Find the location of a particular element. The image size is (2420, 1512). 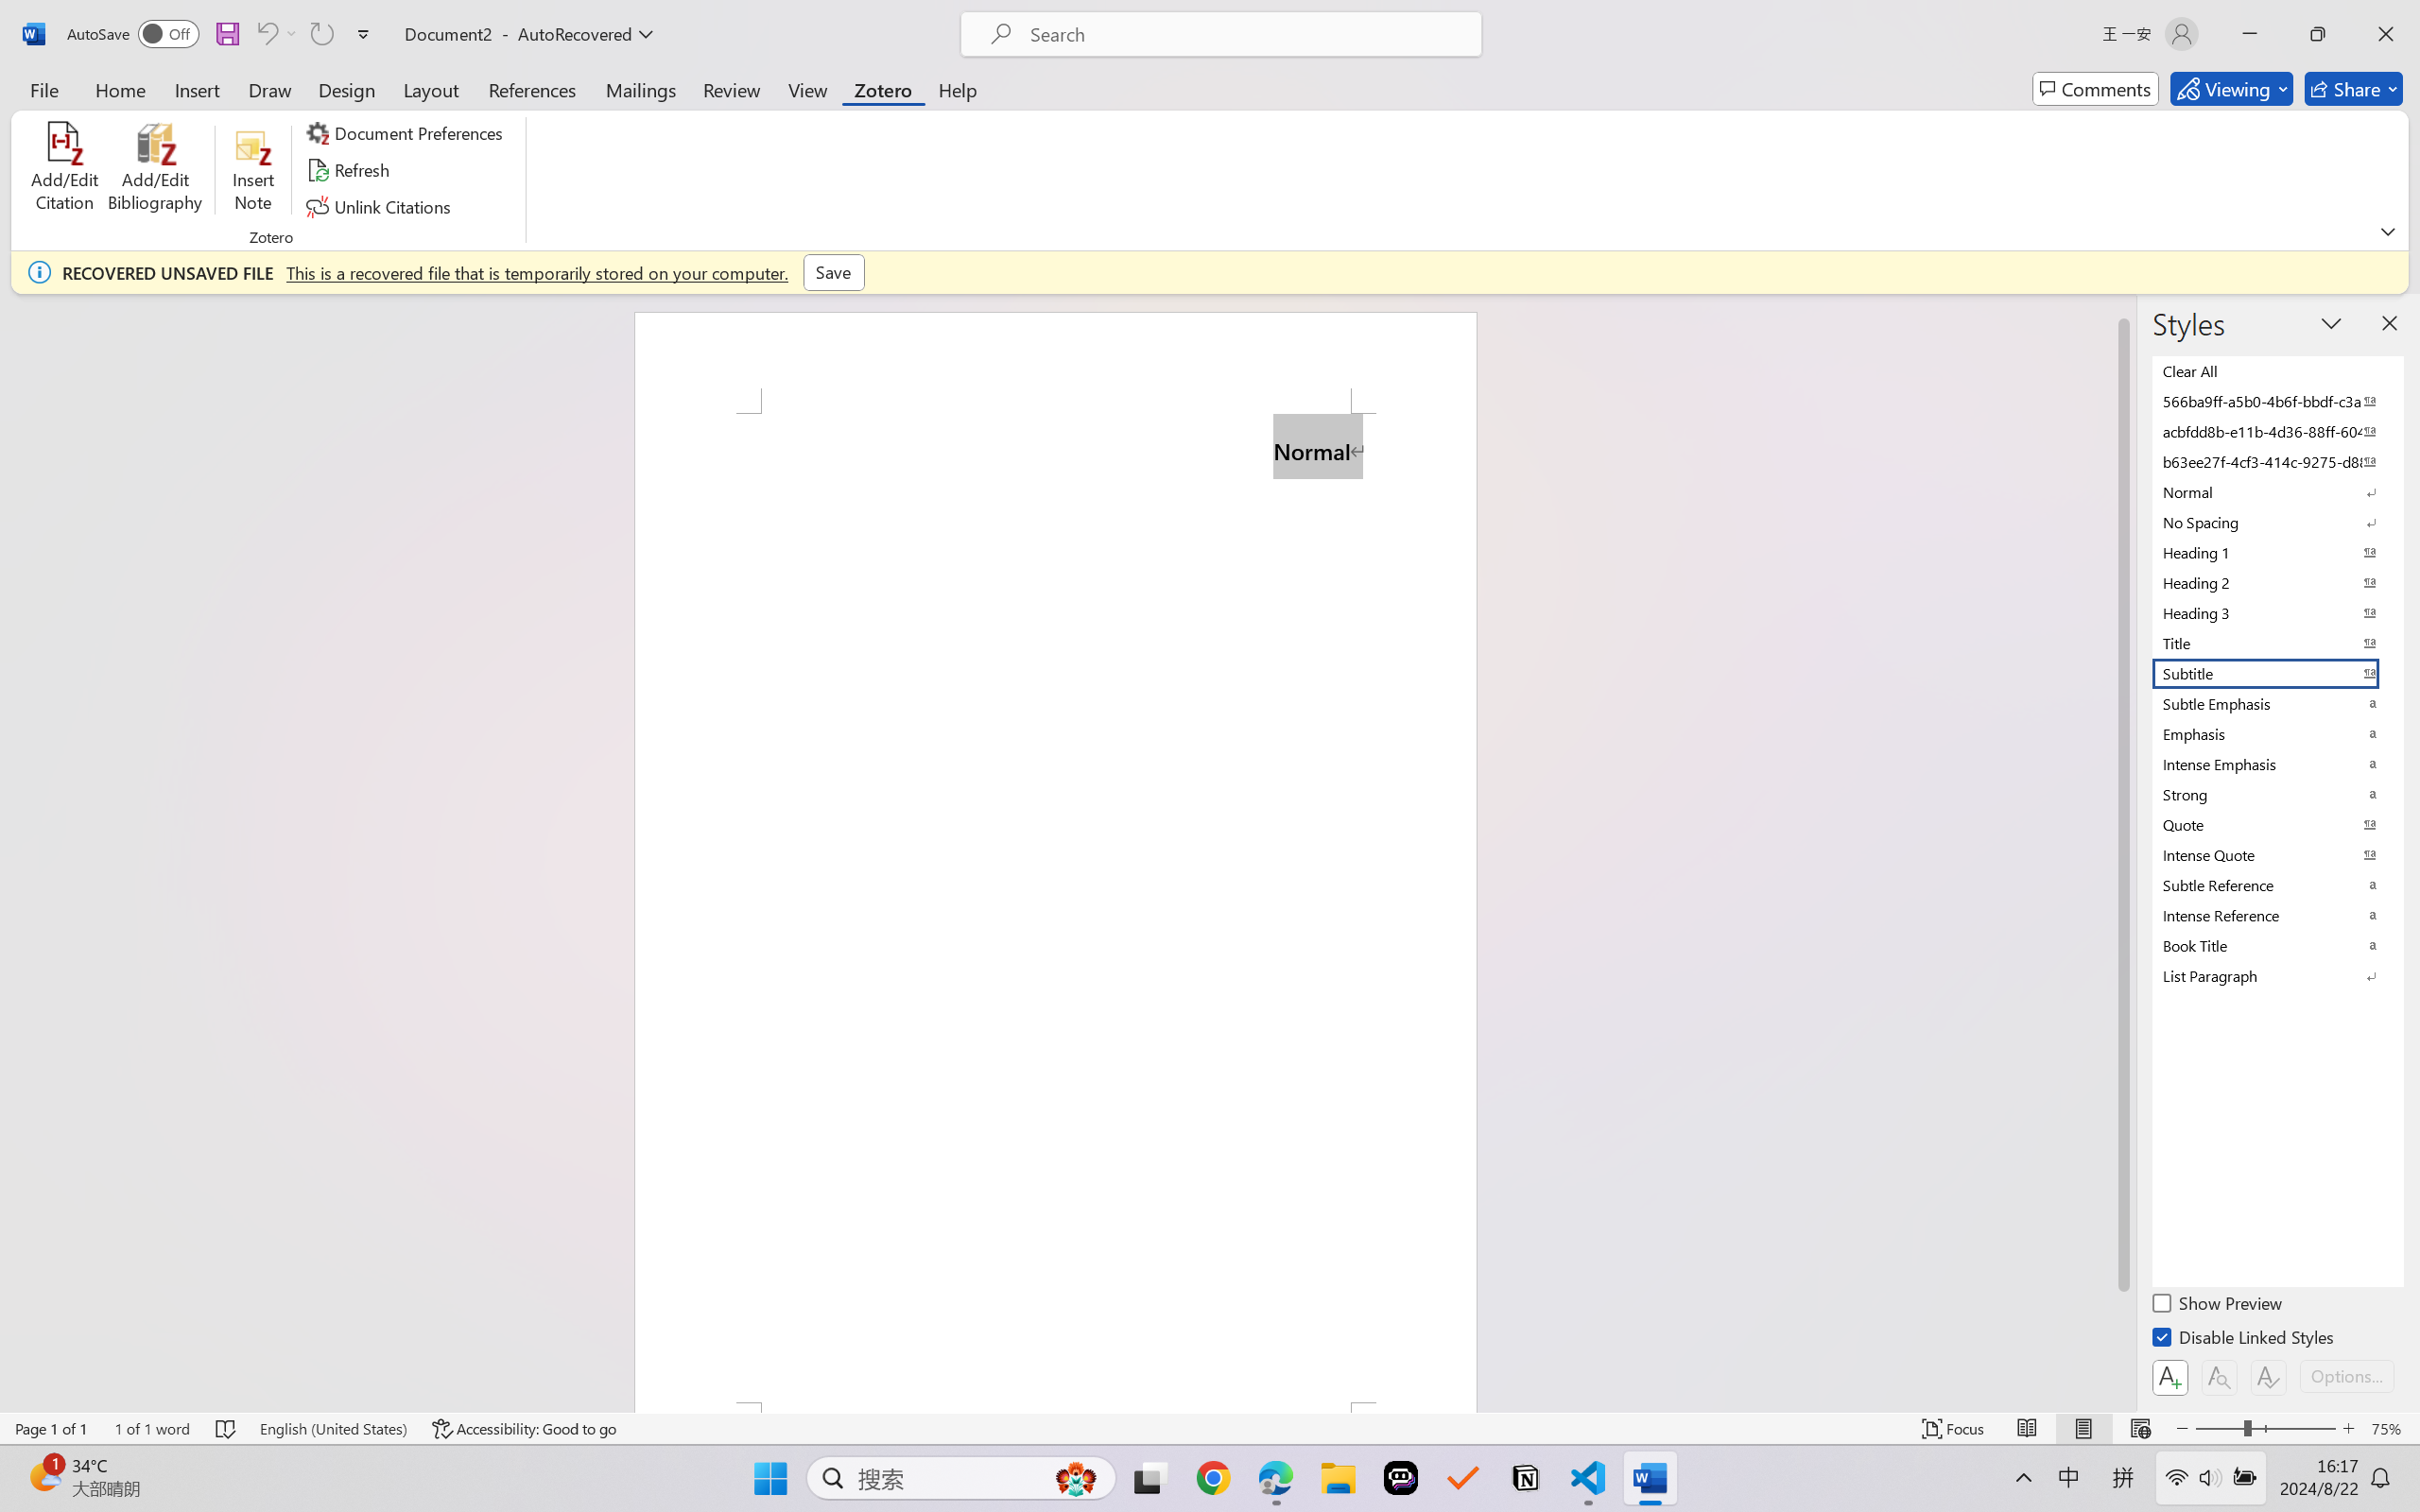

'No Spacing' is located at coordinates (2275, 522).